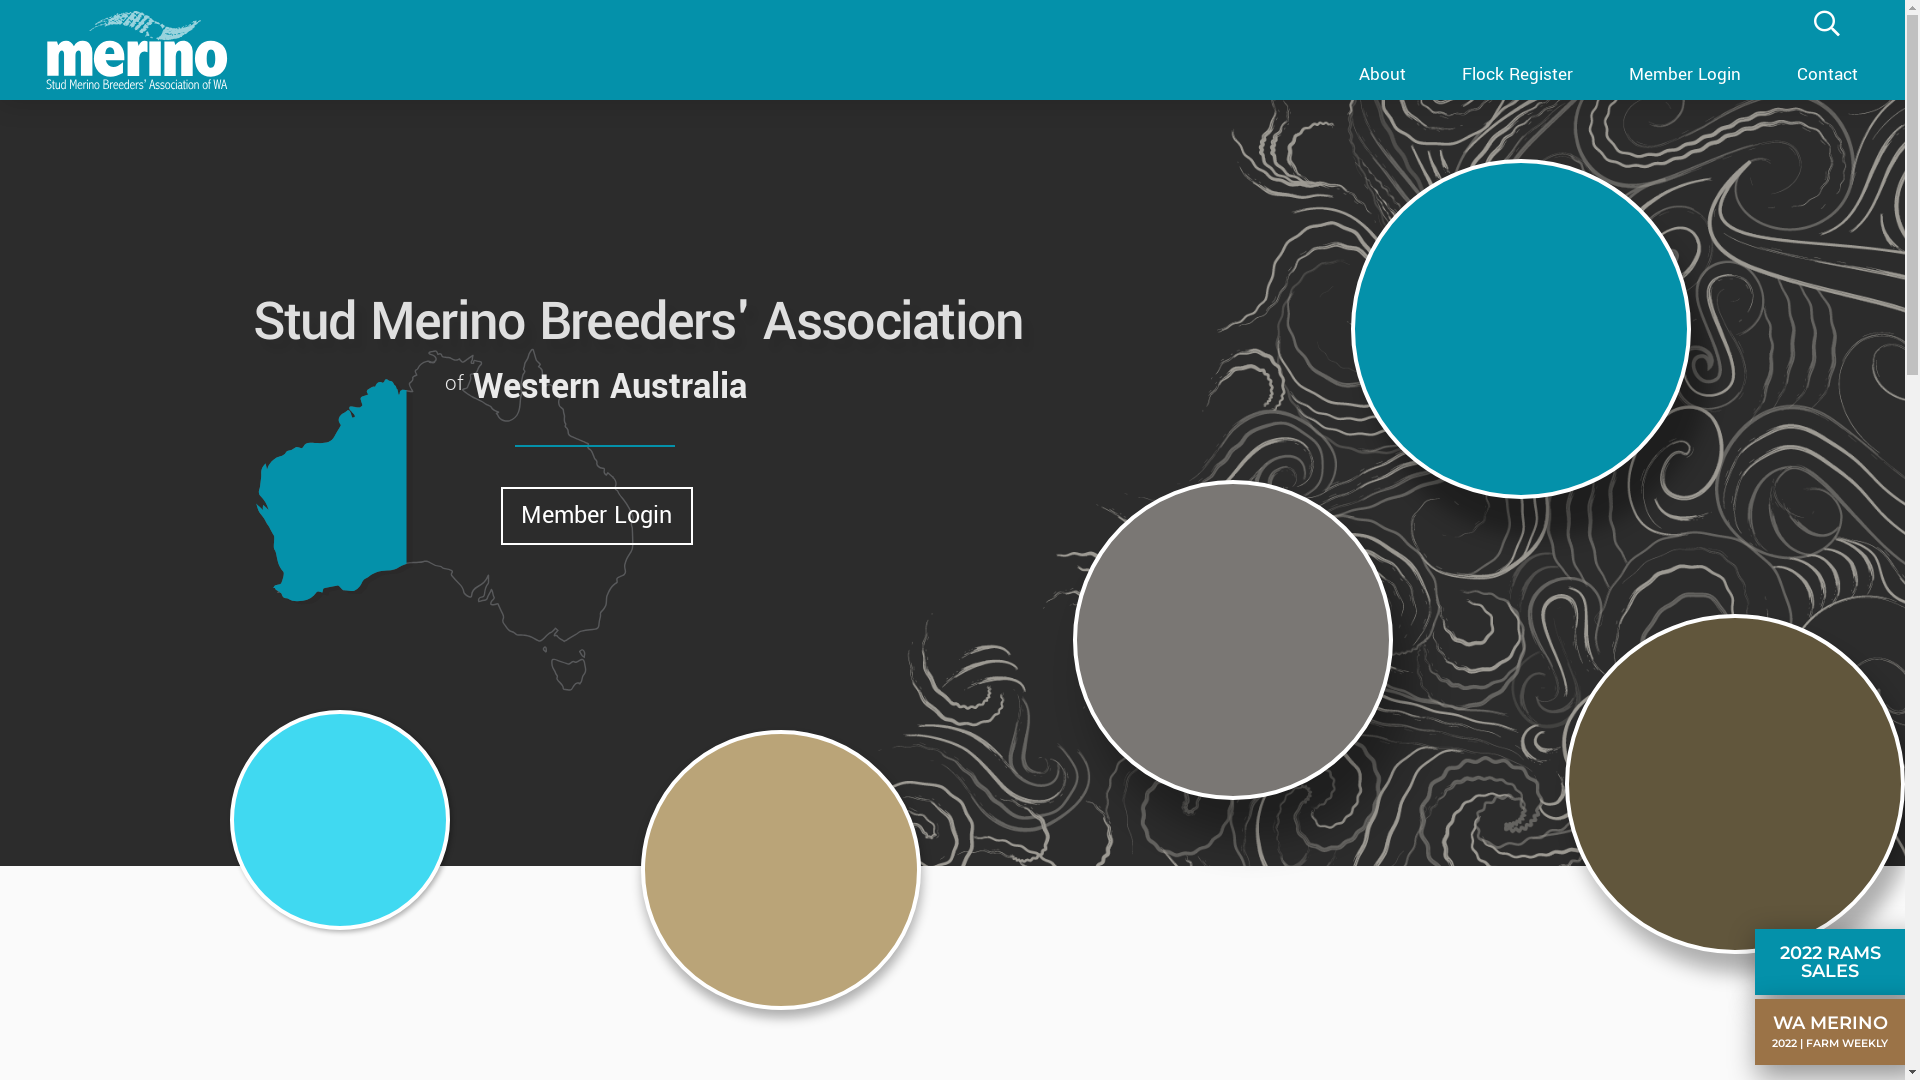  I want to click on 'Flock Register', so click(1433, 71).